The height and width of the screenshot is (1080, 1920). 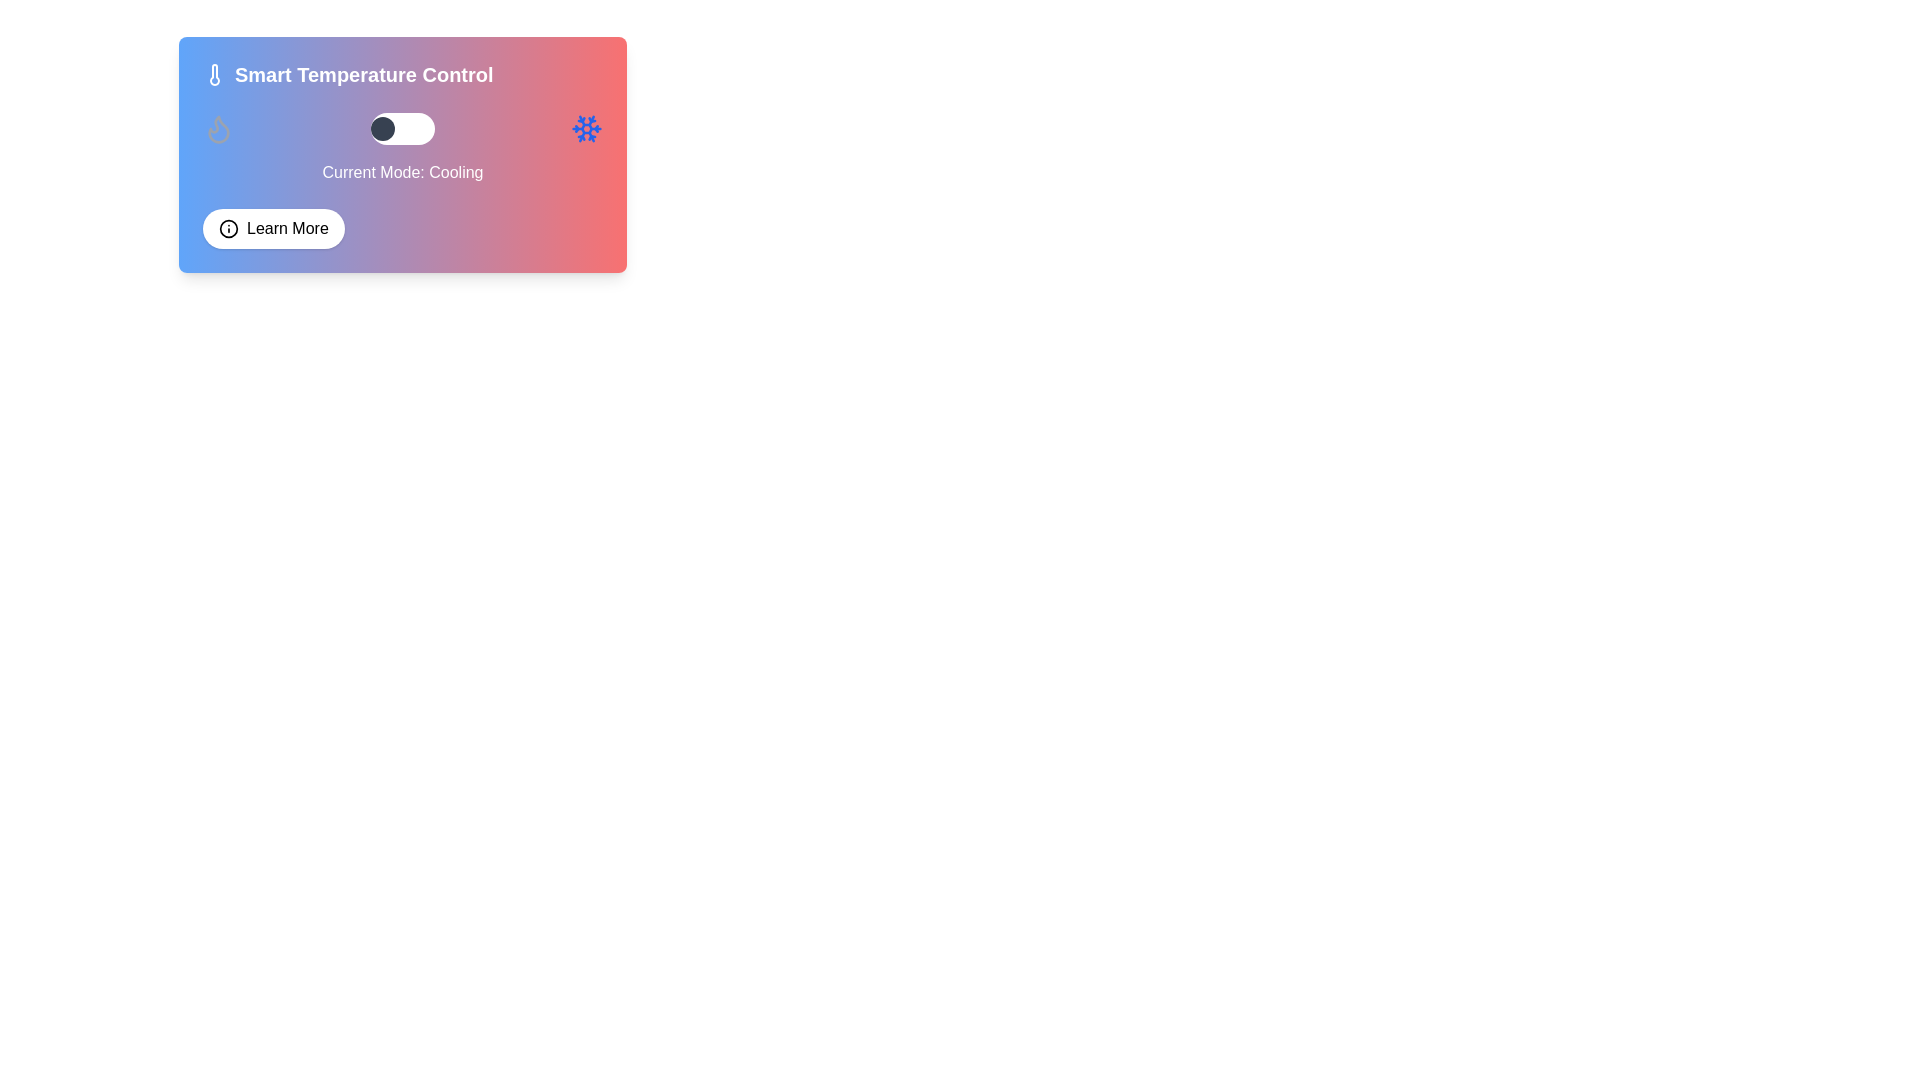 I want to click on the heading text element that indicates the content and purpose of the temperature control card, positioned prominently at the top of the card, so click(x=402, y=73).